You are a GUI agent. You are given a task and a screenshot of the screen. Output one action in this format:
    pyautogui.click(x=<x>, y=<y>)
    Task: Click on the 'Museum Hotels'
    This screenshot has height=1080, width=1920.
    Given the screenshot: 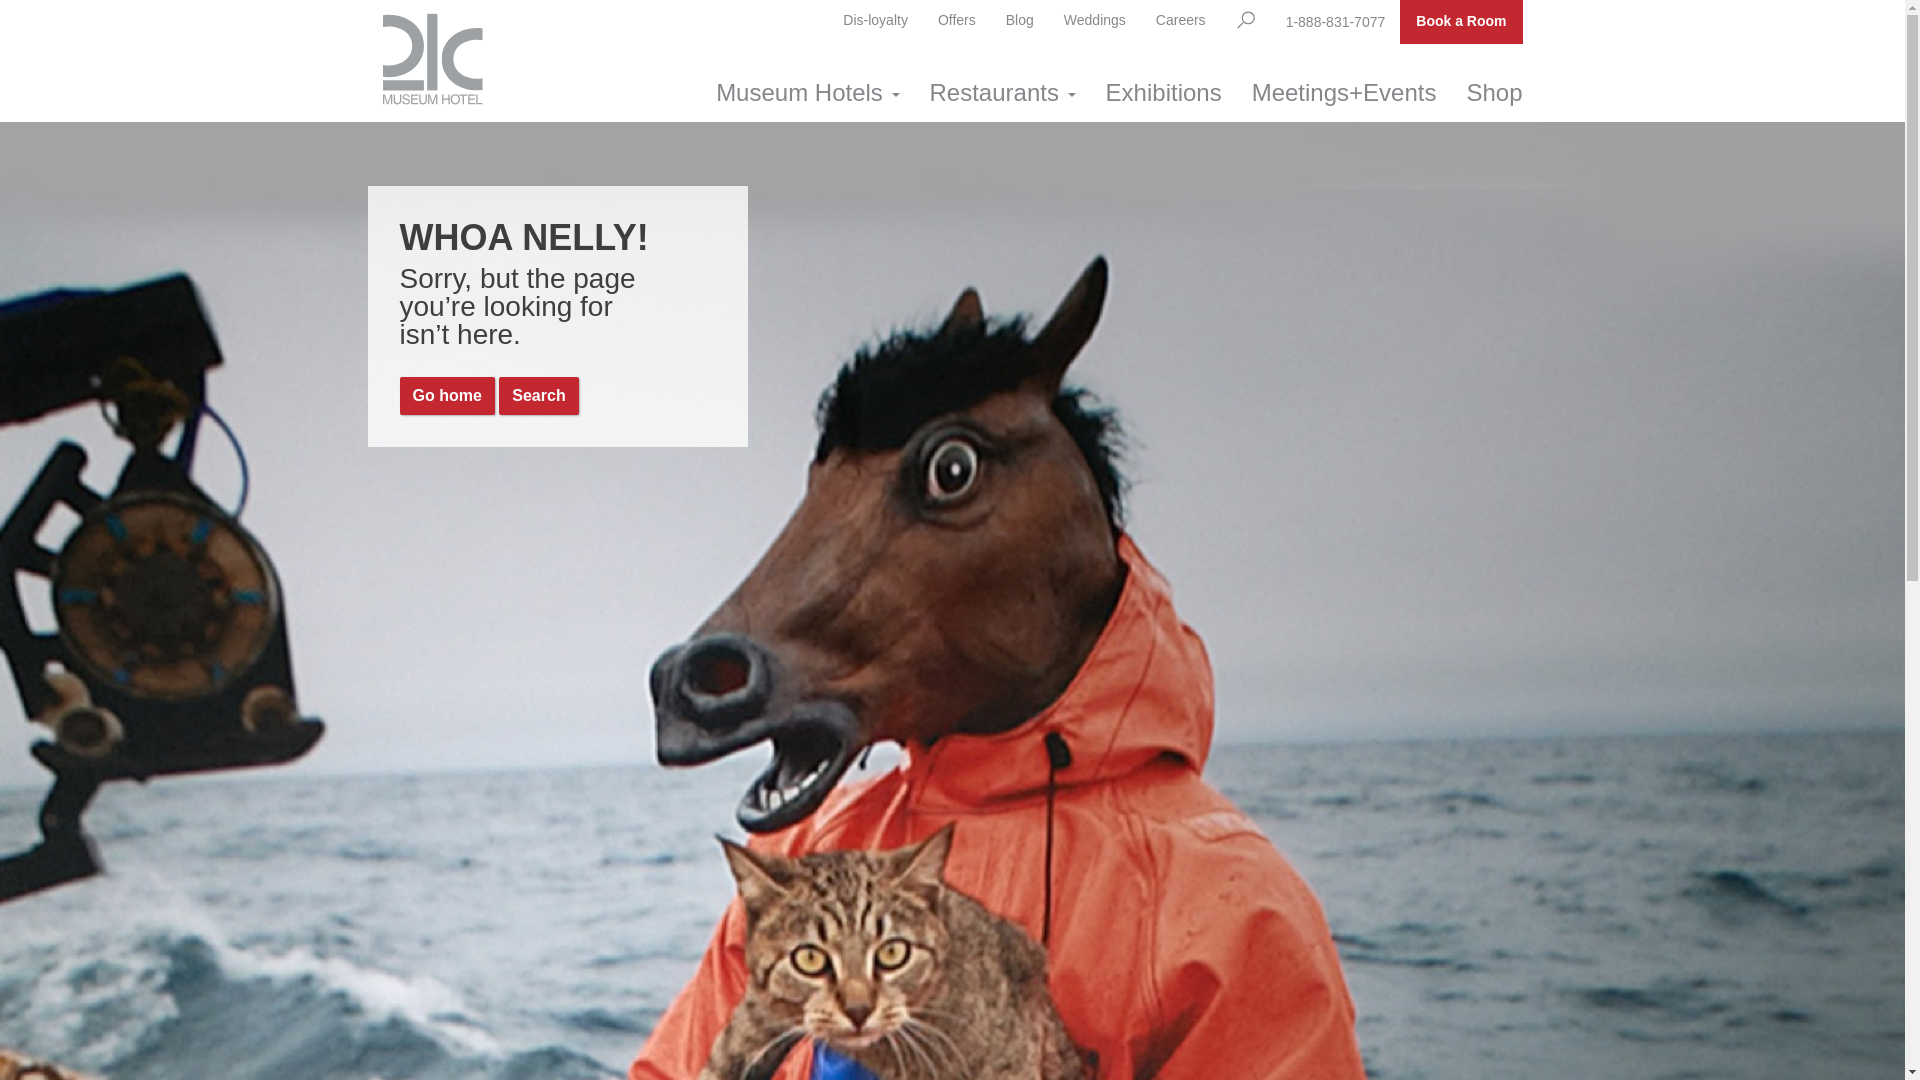 What is the action you would take?
    pyautogui.click(x=700, y=92)
    